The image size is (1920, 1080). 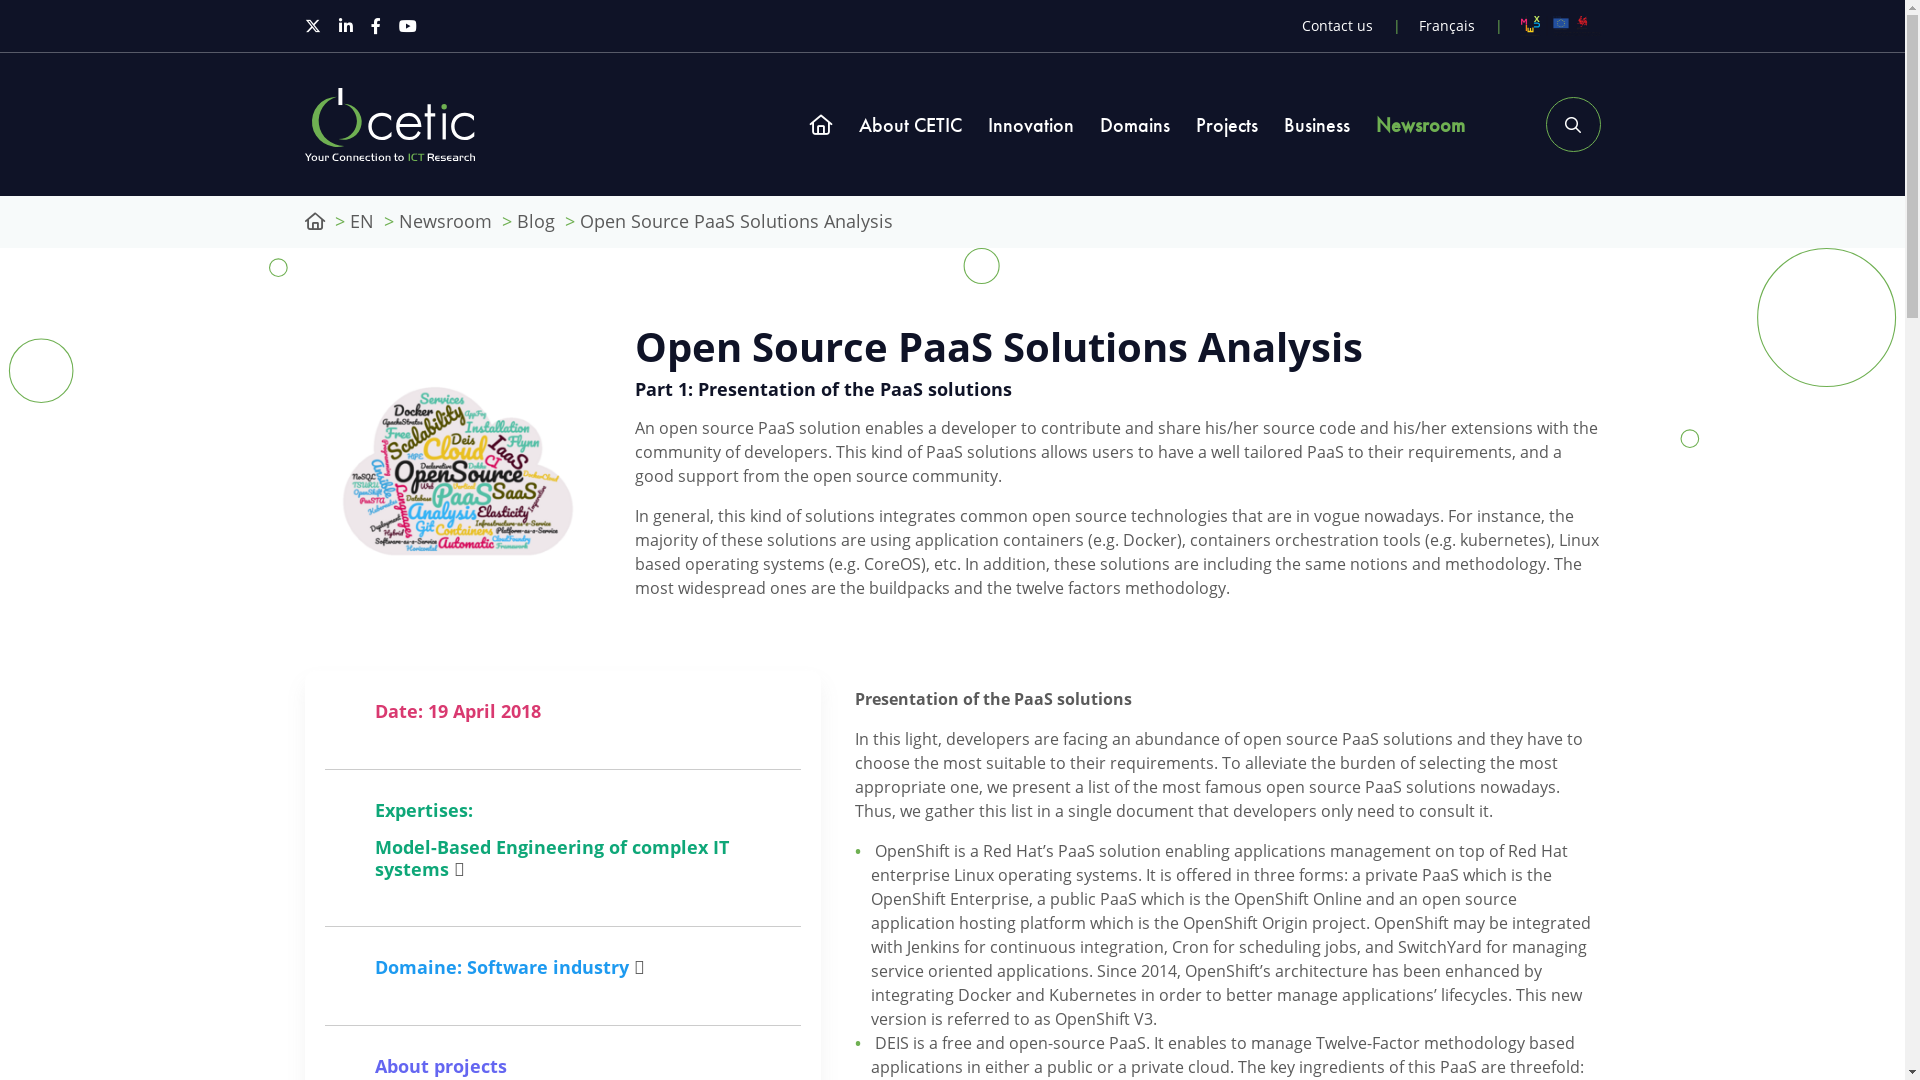 I want to click on 'Innovation', so click(x=1031, y=124).